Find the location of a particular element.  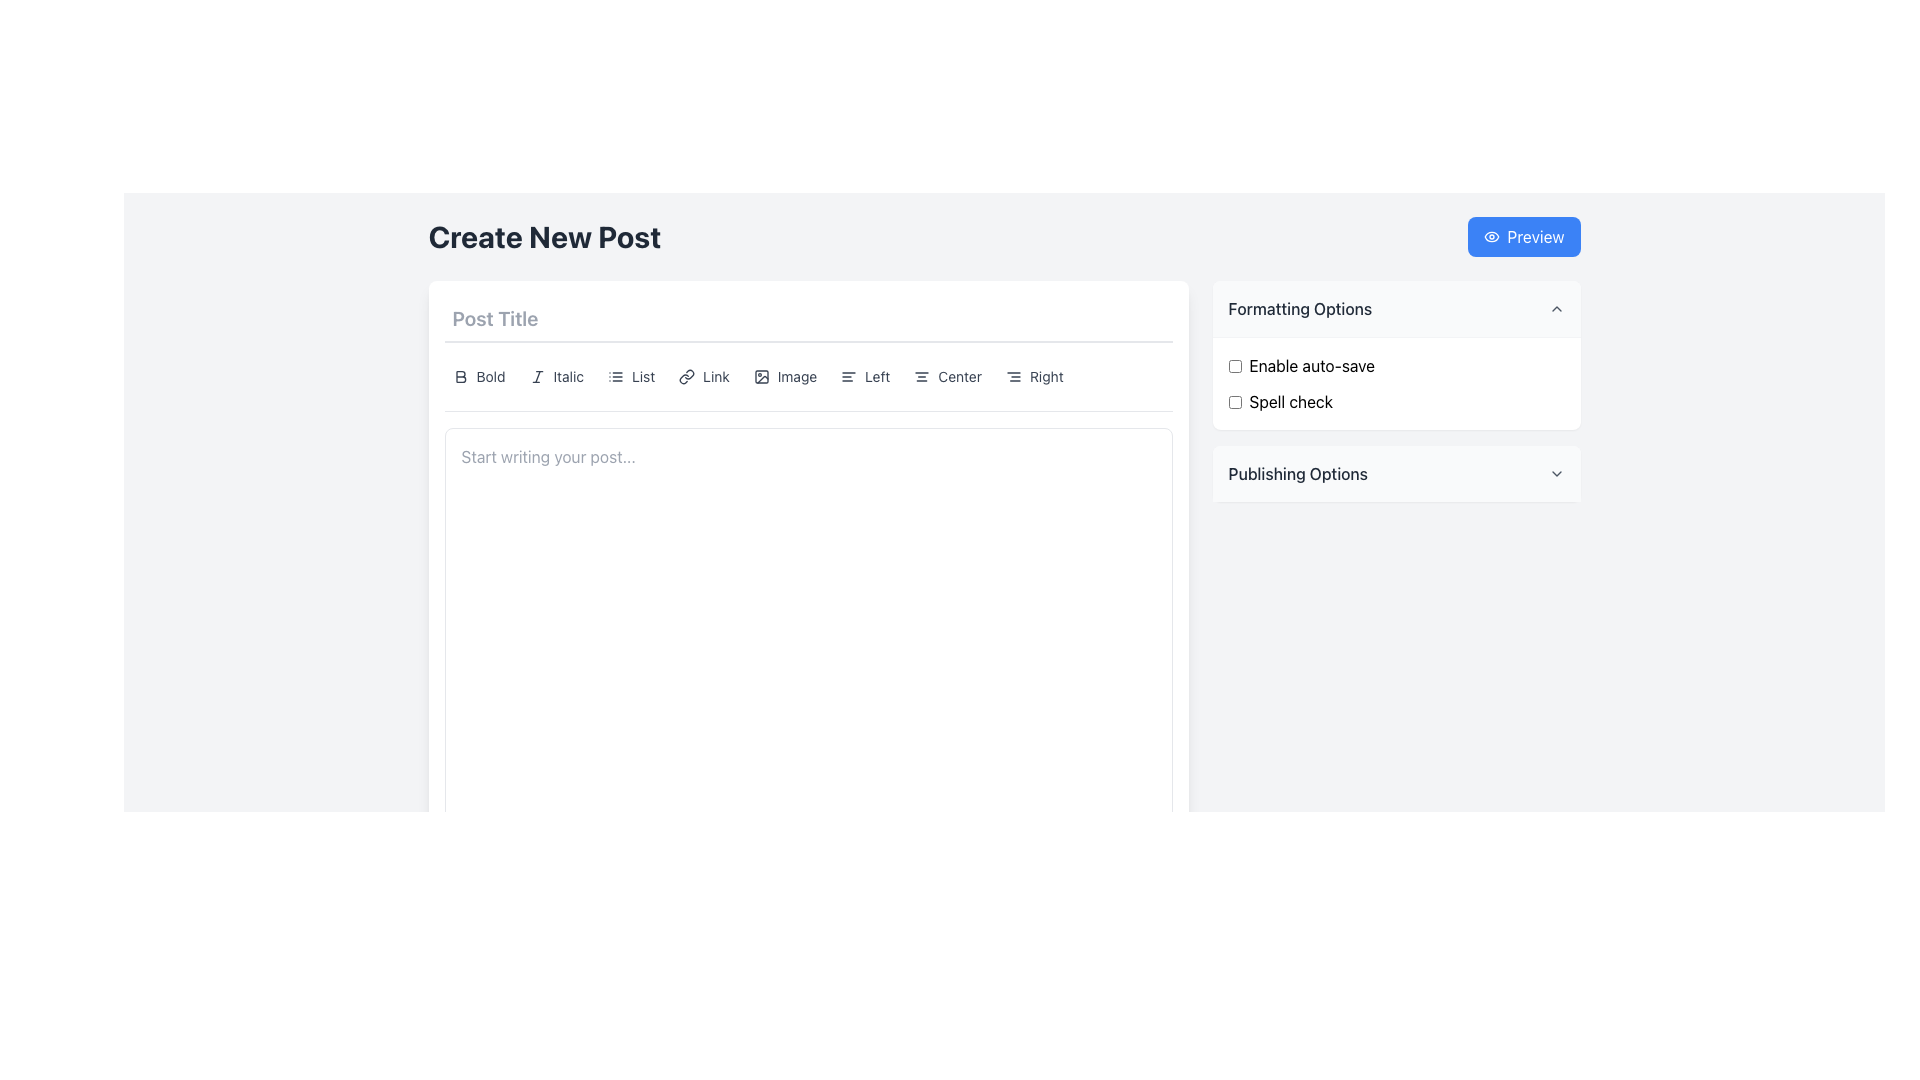

the fourth IconButton in the toolbar is located at coordinates (614, 377).